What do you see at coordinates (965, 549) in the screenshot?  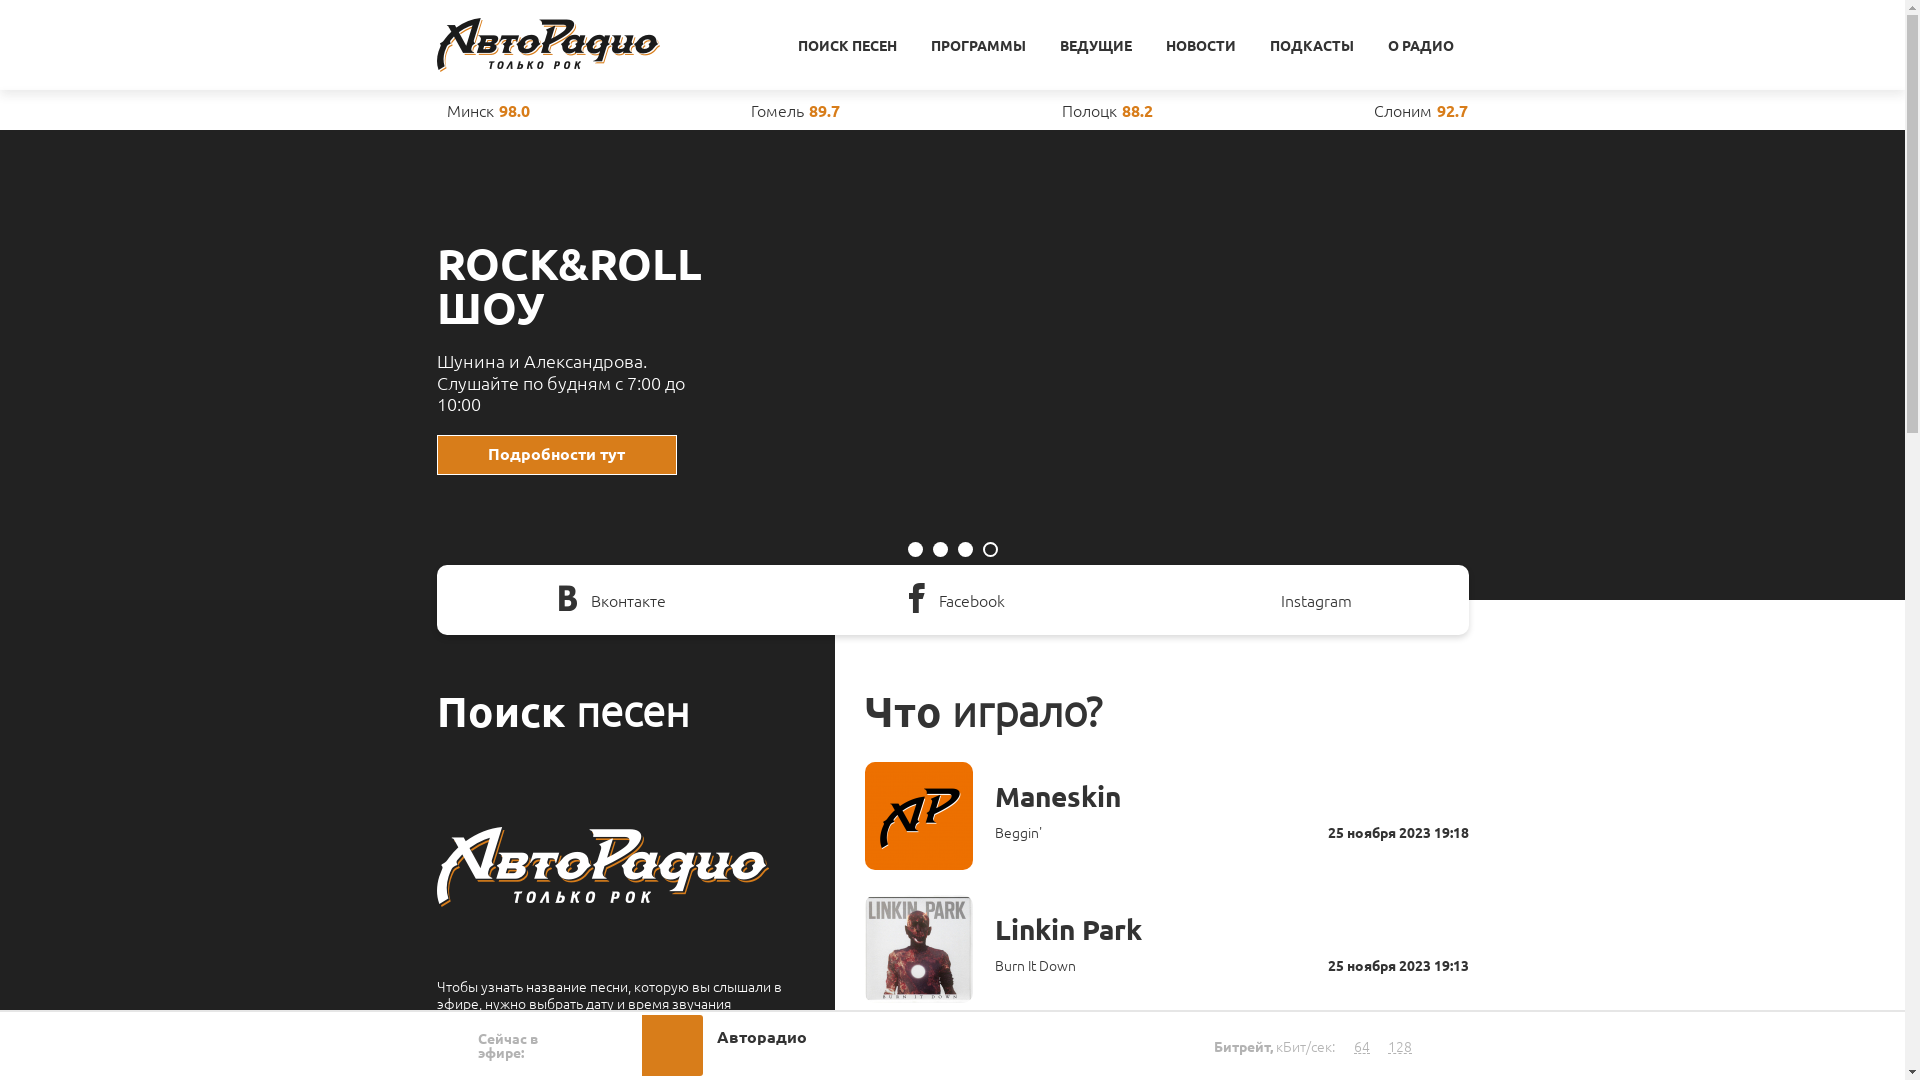 I see `'3'` at bounding box center [965, 549].